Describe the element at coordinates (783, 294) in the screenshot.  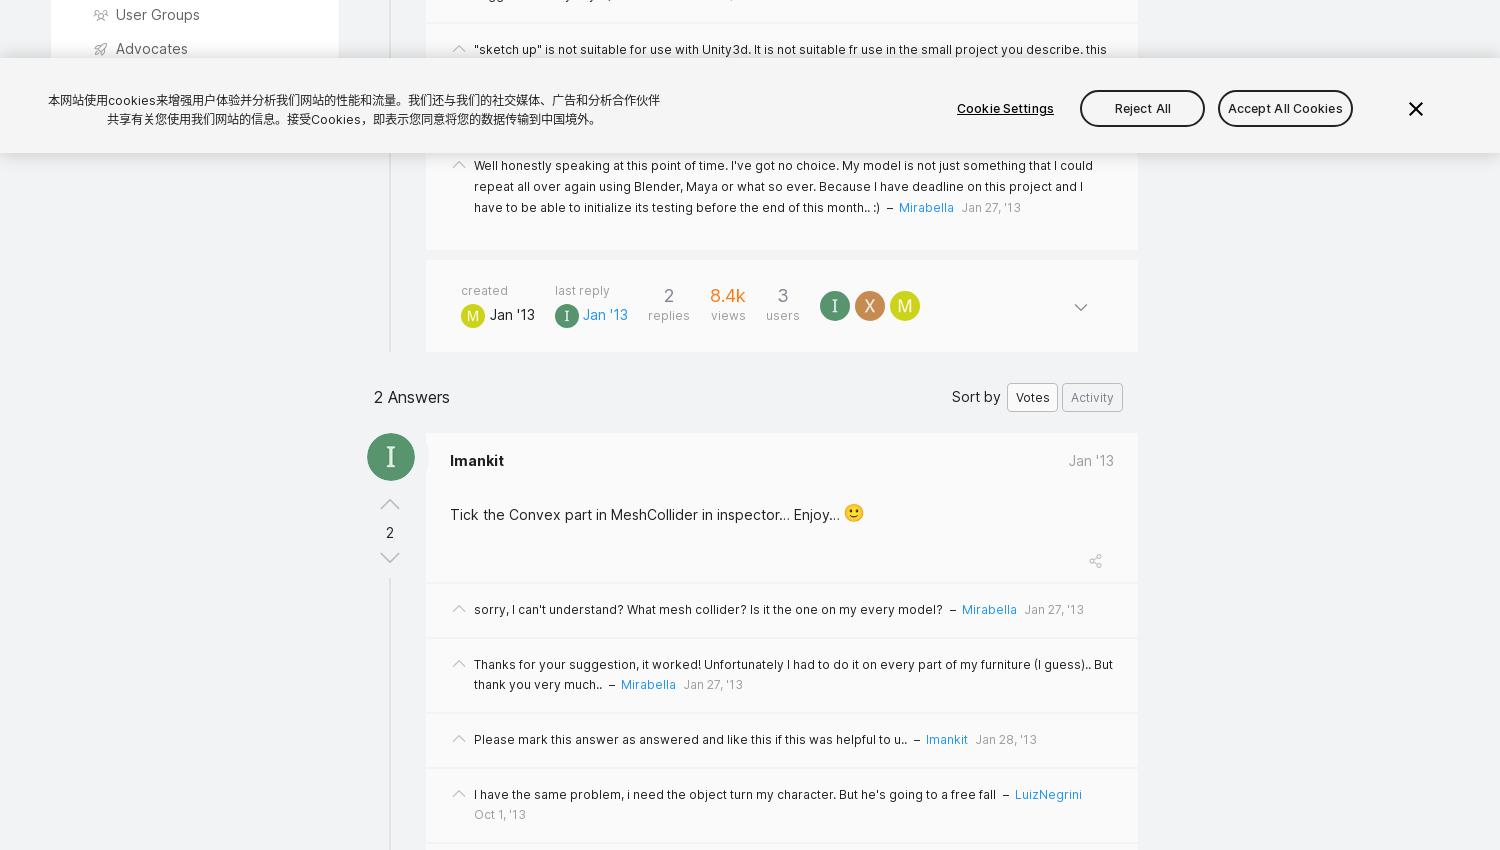
I see `'3'` at that location.